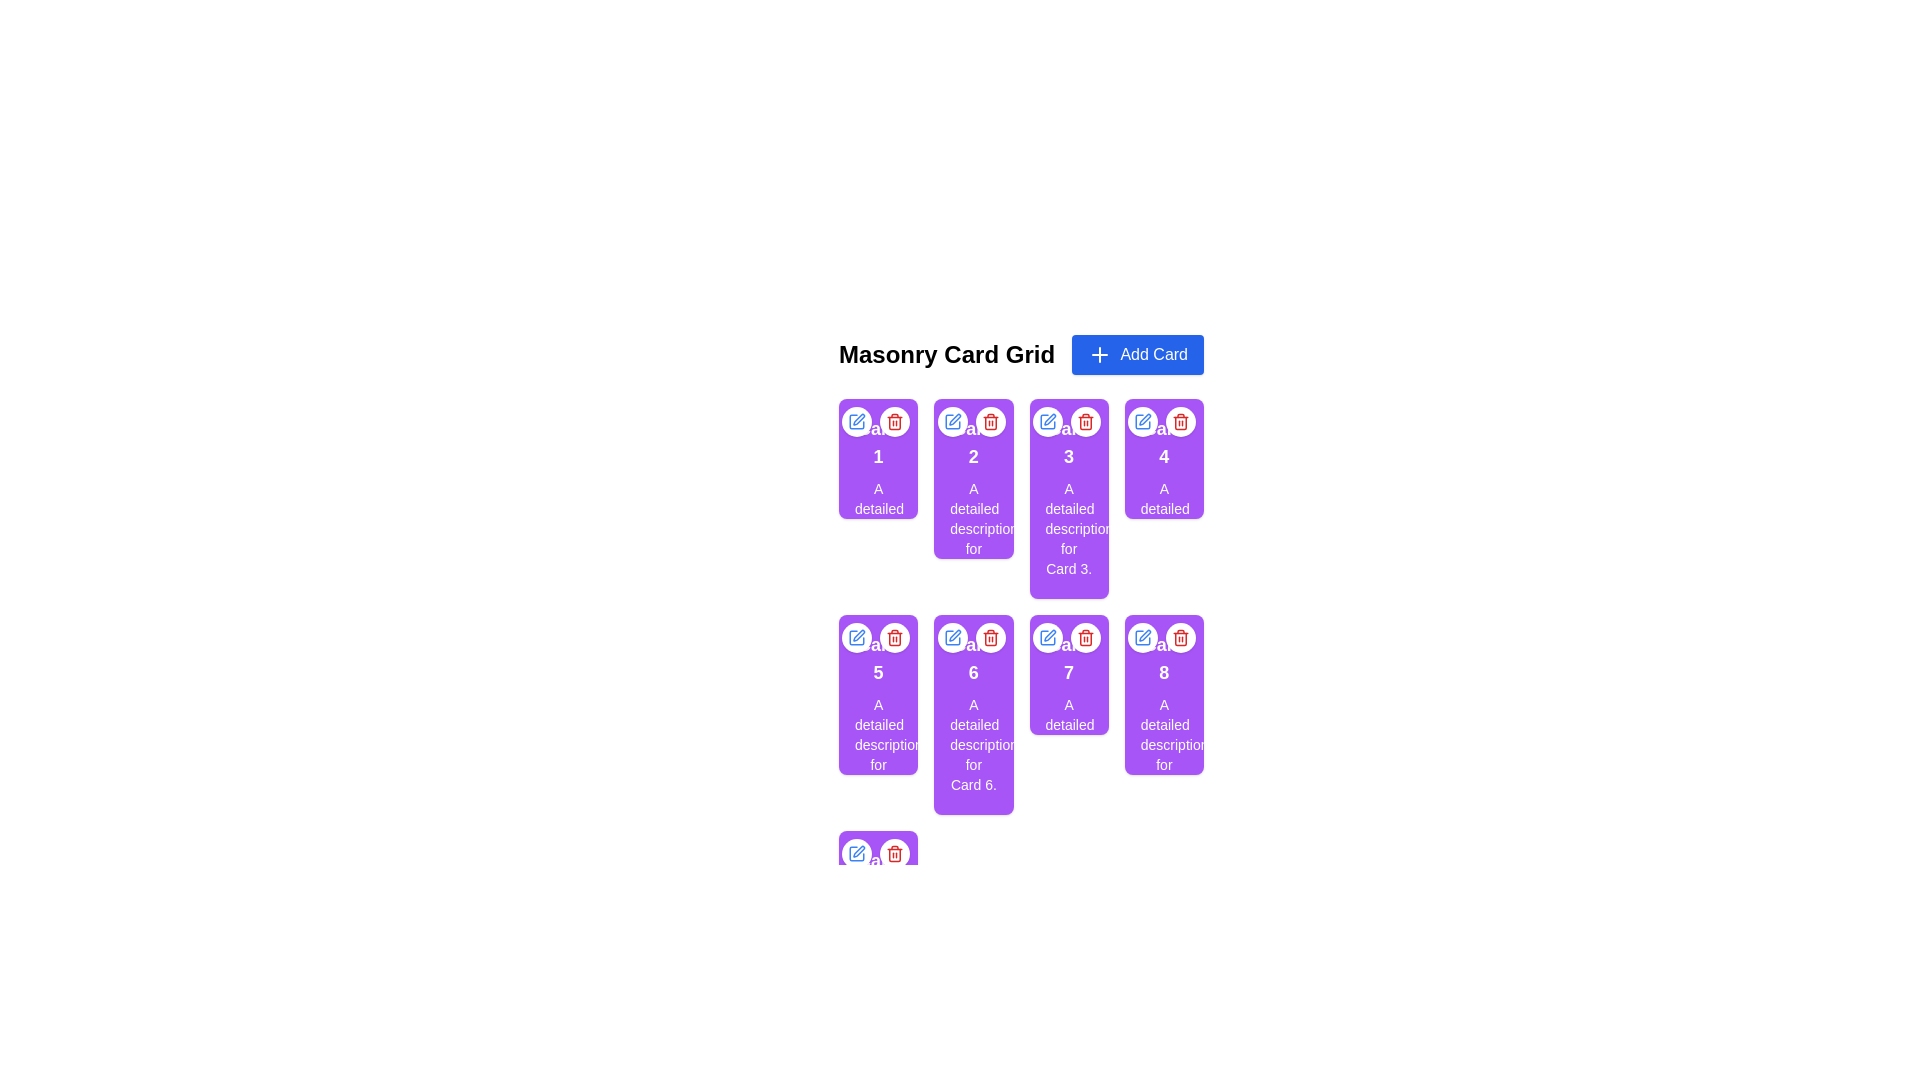  Describe the element at coordinates (1142, 637) in the screenshot. I see `the circular button with a white background and blue pen icon in the top-right corner of the card labeled '8'` at that location.